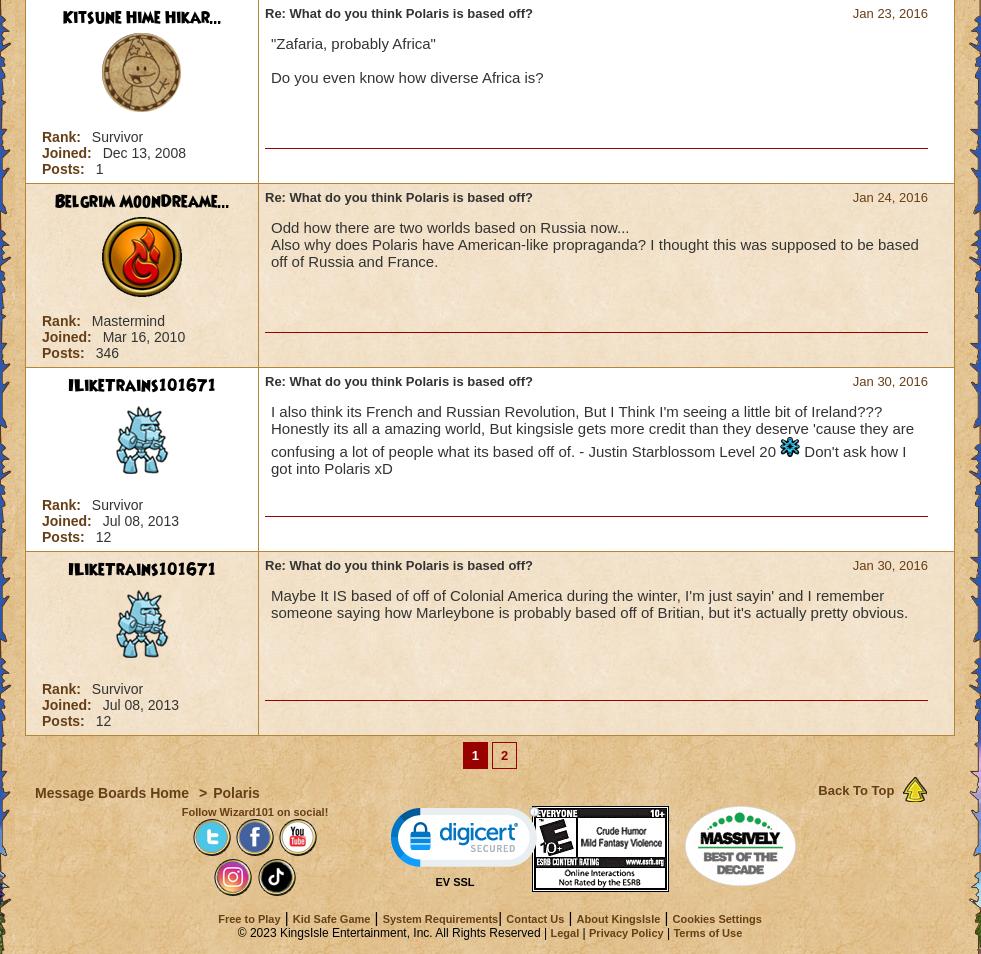  I want to click on 'Message Boards Home', so click(112, 792).